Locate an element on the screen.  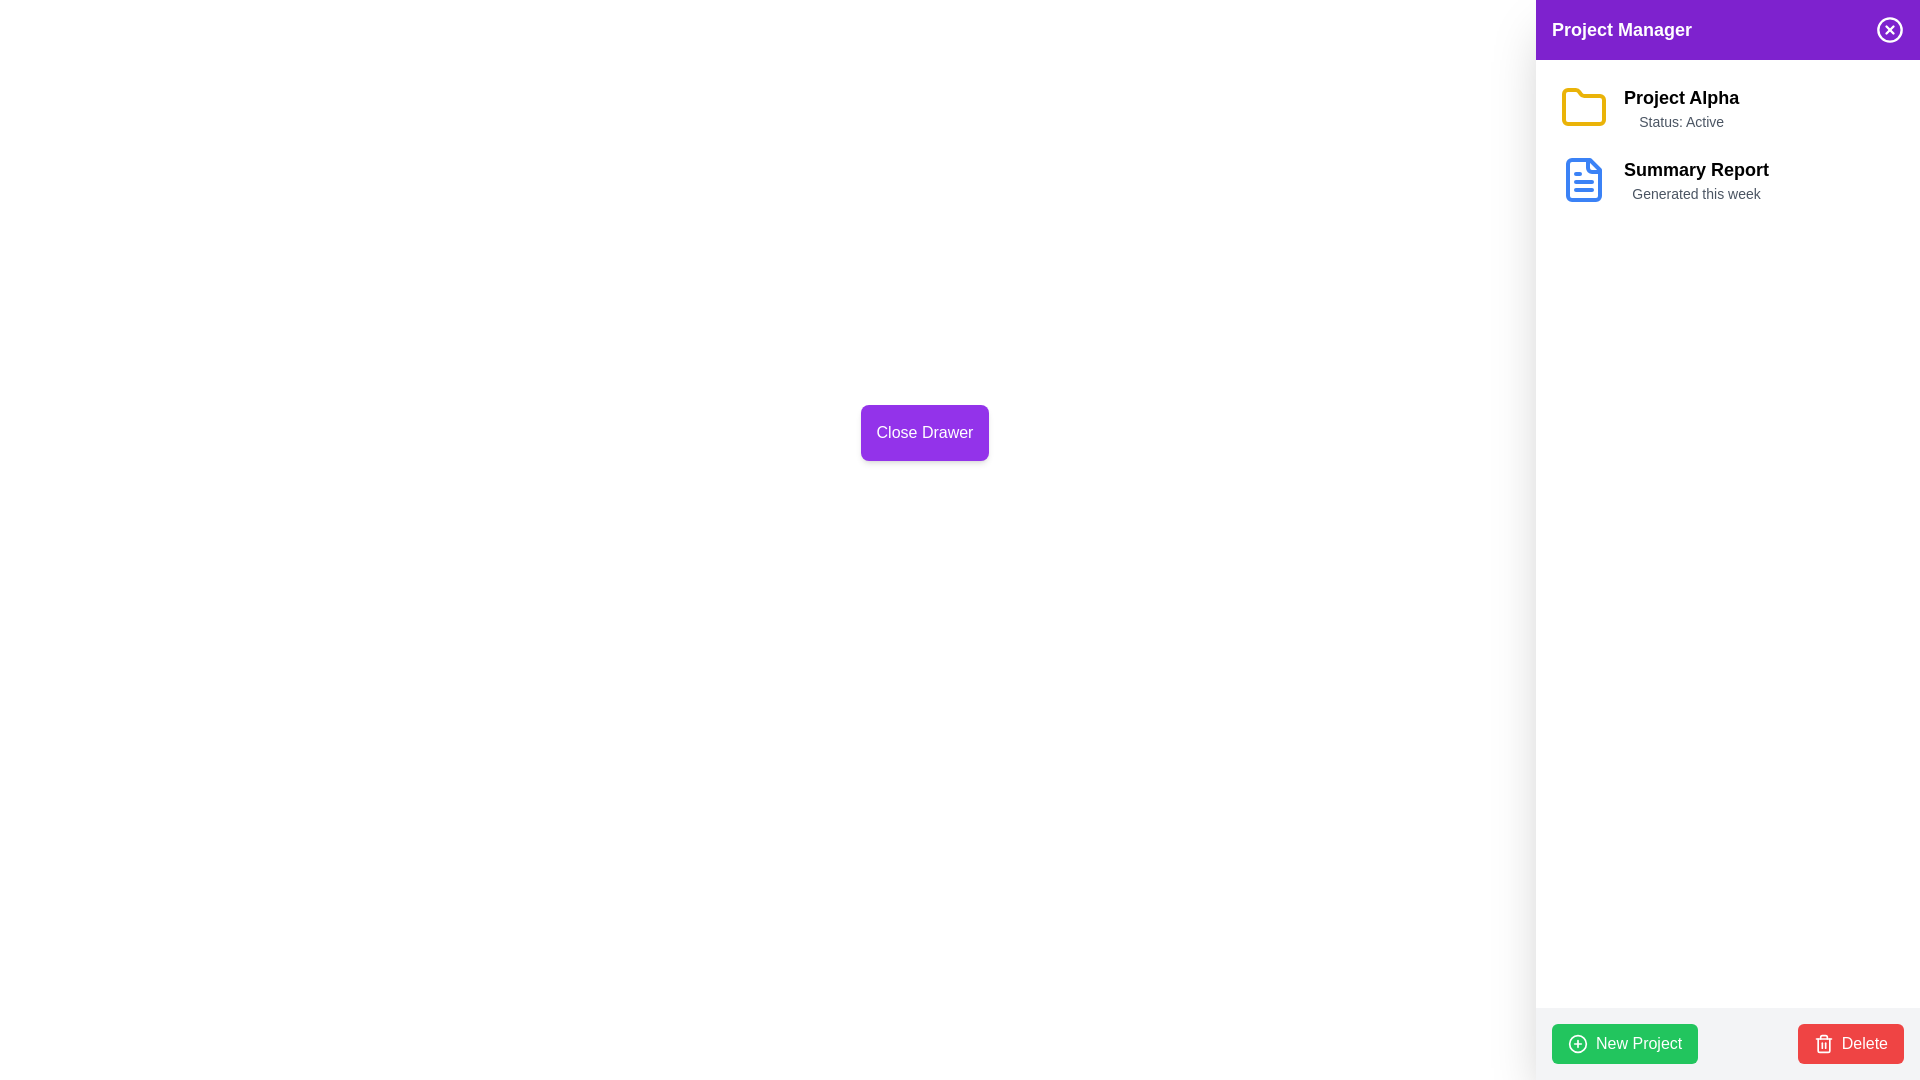
the List item entry for 'Project Alpha', which features a yellow folder icon and the text 'Status: Active' below it, located above 'Summary Report' is located at coordinates (1727, 108).